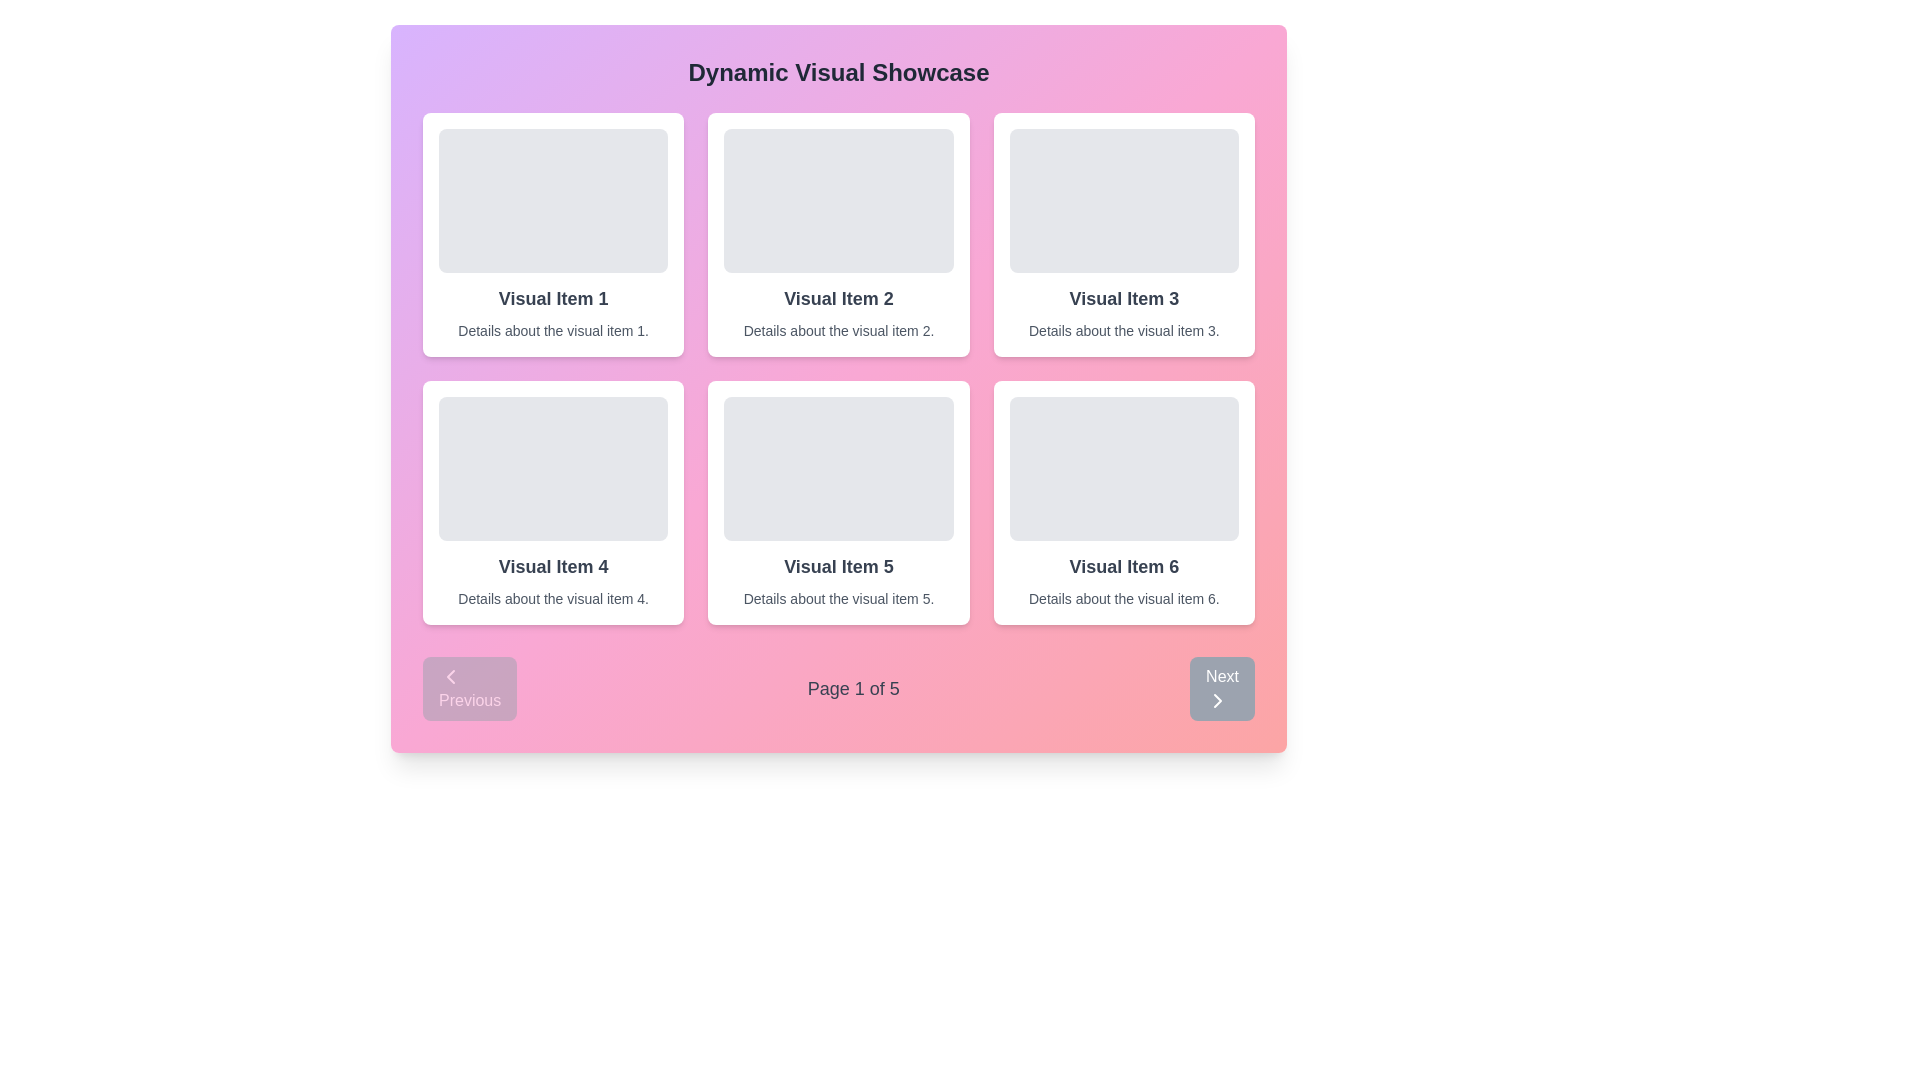 The image size is (1920, 1080). What do you see at coordinates (553, 501) in the screenshot?
I see `the content item card element titled 'Visual Item 4' located in the first column of the second row of the 'Dynamic Visual Showcase' section` at bounding box center [553, 501].